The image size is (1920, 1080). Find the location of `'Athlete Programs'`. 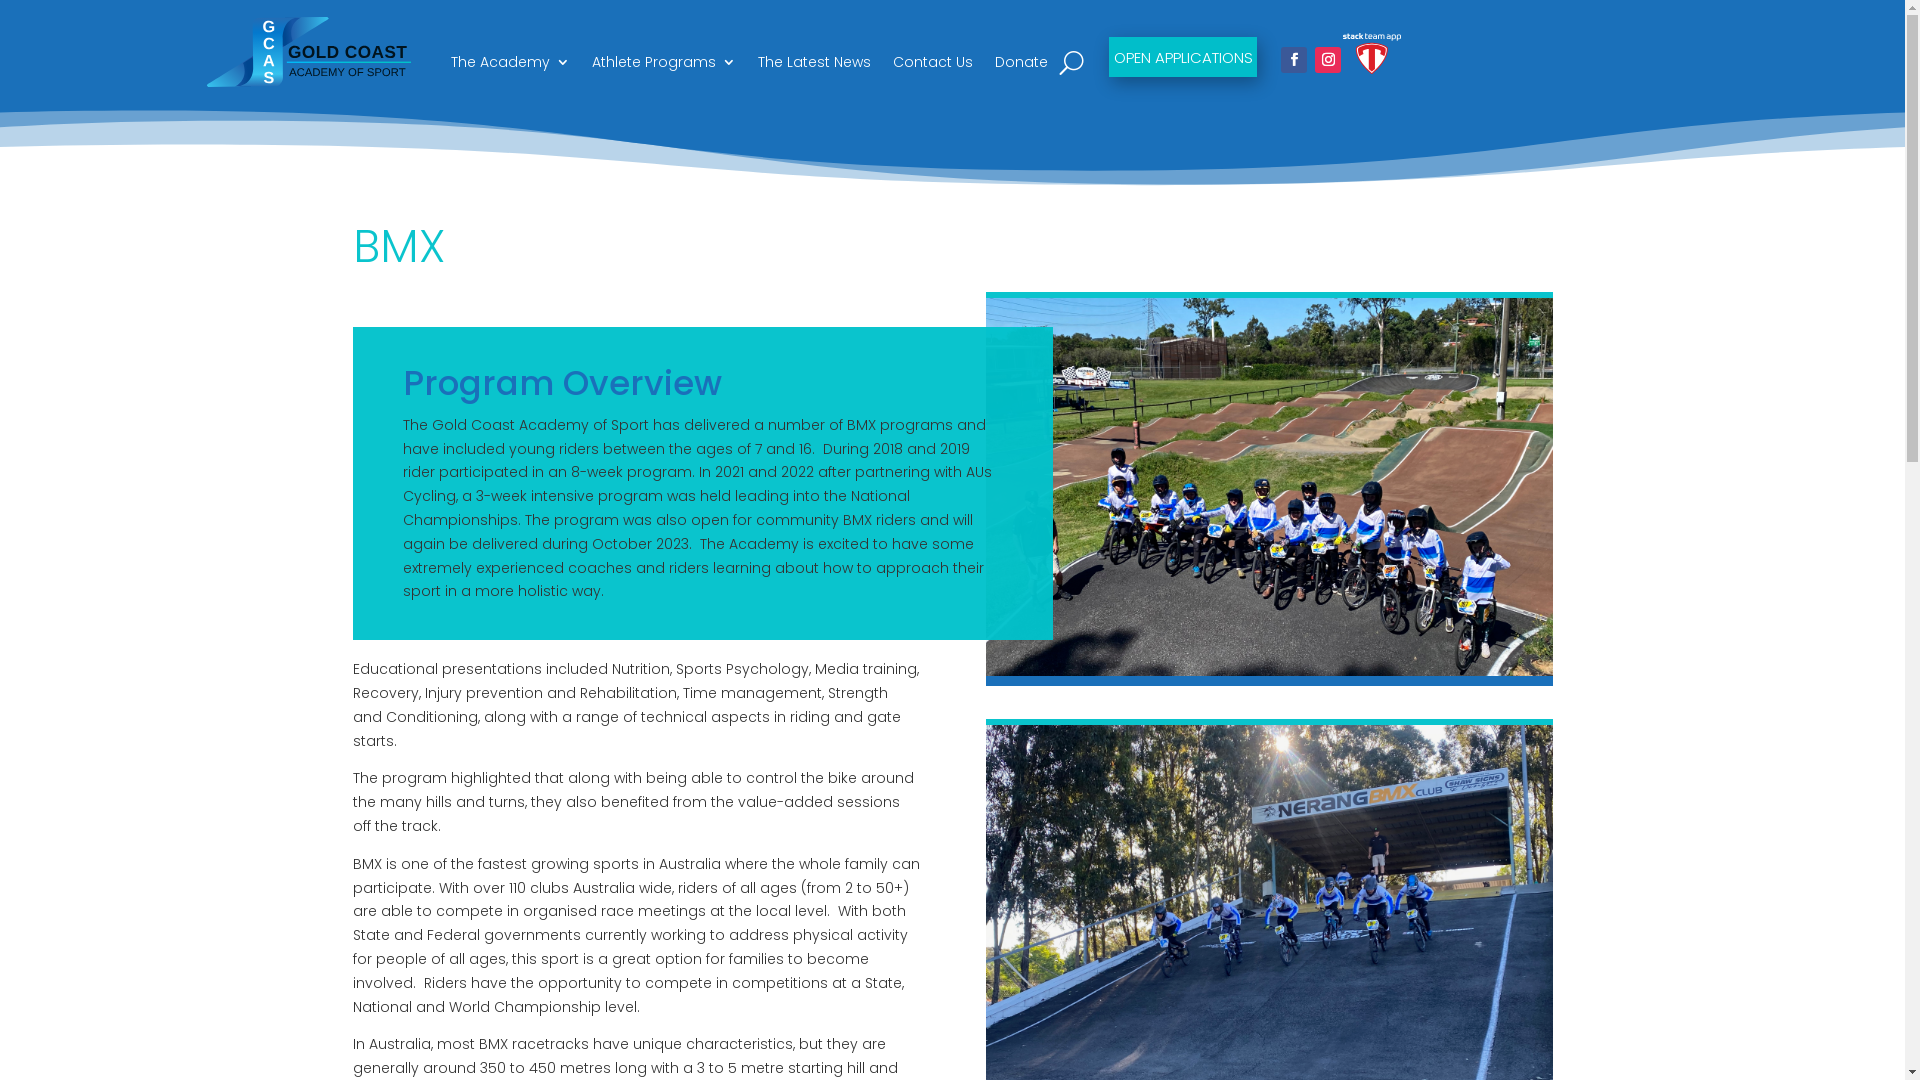

'Athlete Programs' is located at coordinates (663, 64).